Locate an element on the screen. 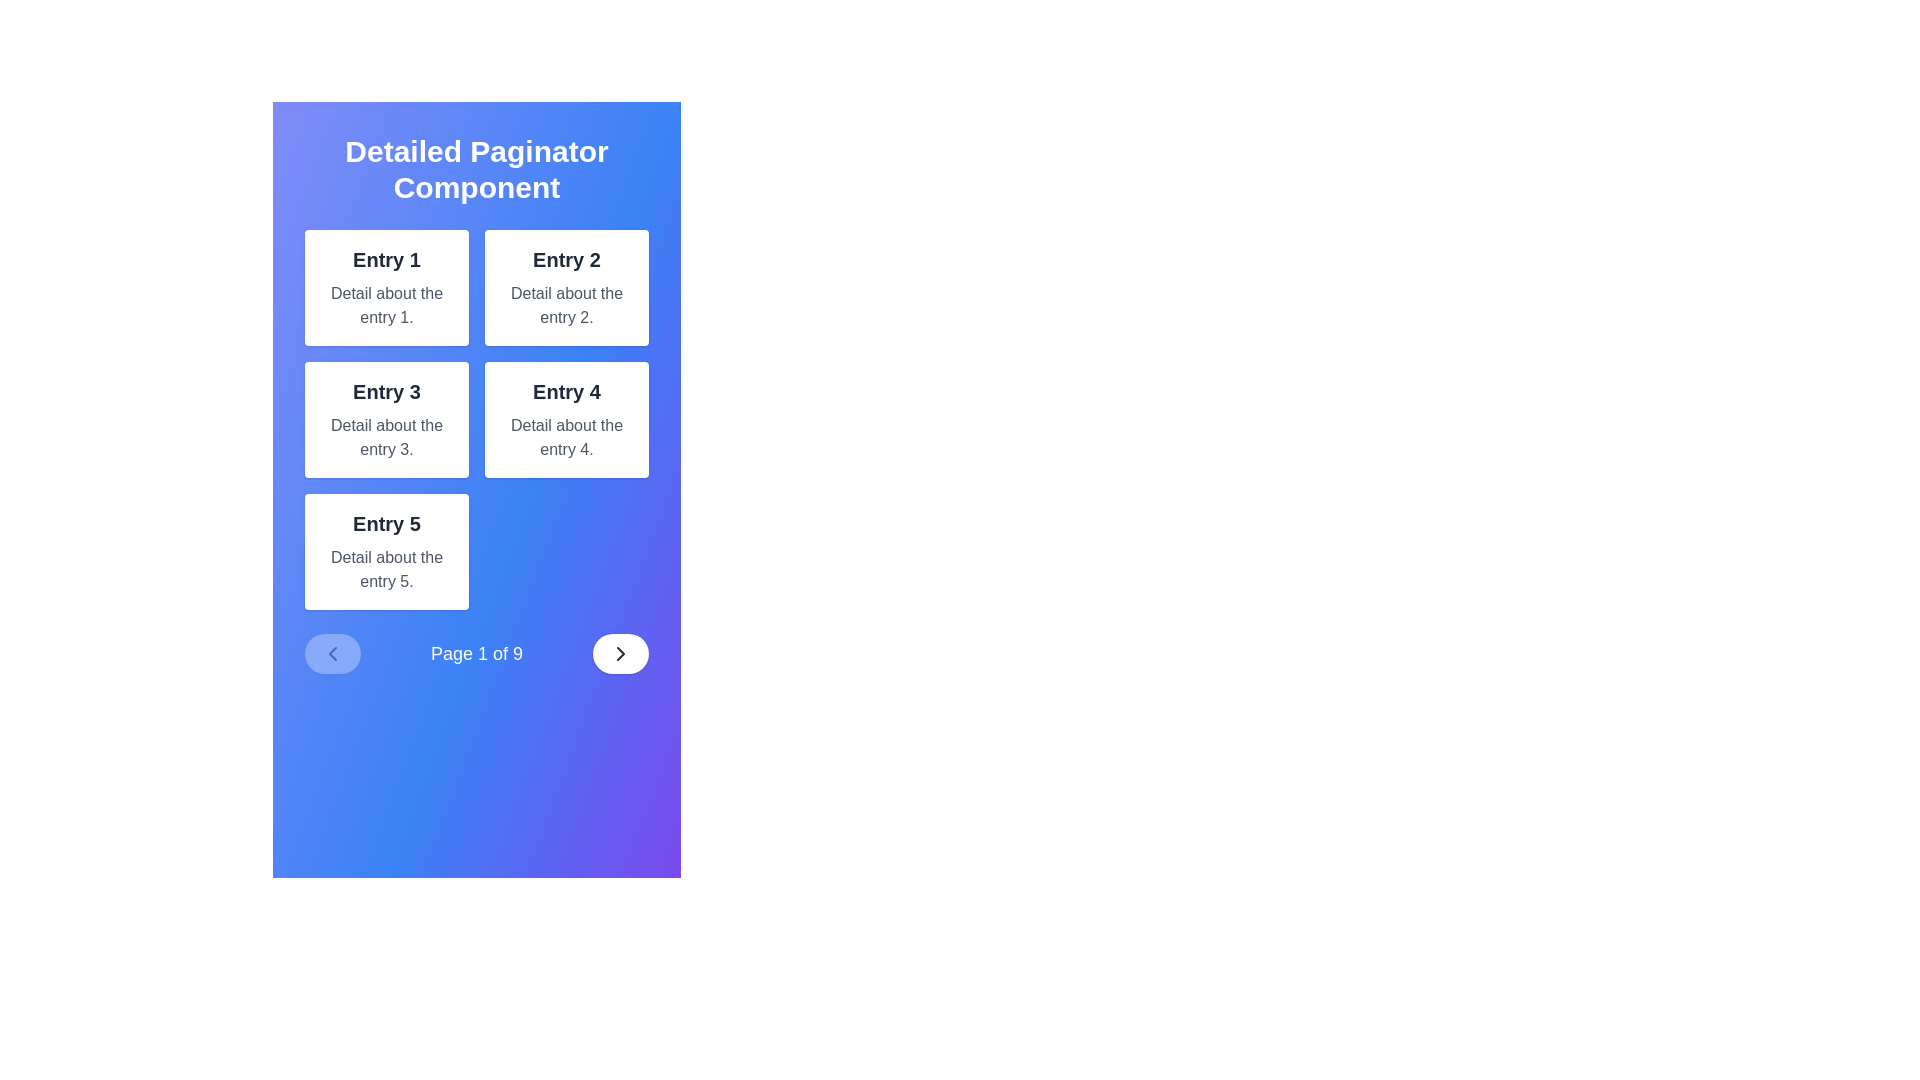 The image size is (1920, 1080). the text label displaying 'Entry 1', which is the title of the first card in the grid layout, styled in bold and dark gray color is located at coordinates (387, 258).